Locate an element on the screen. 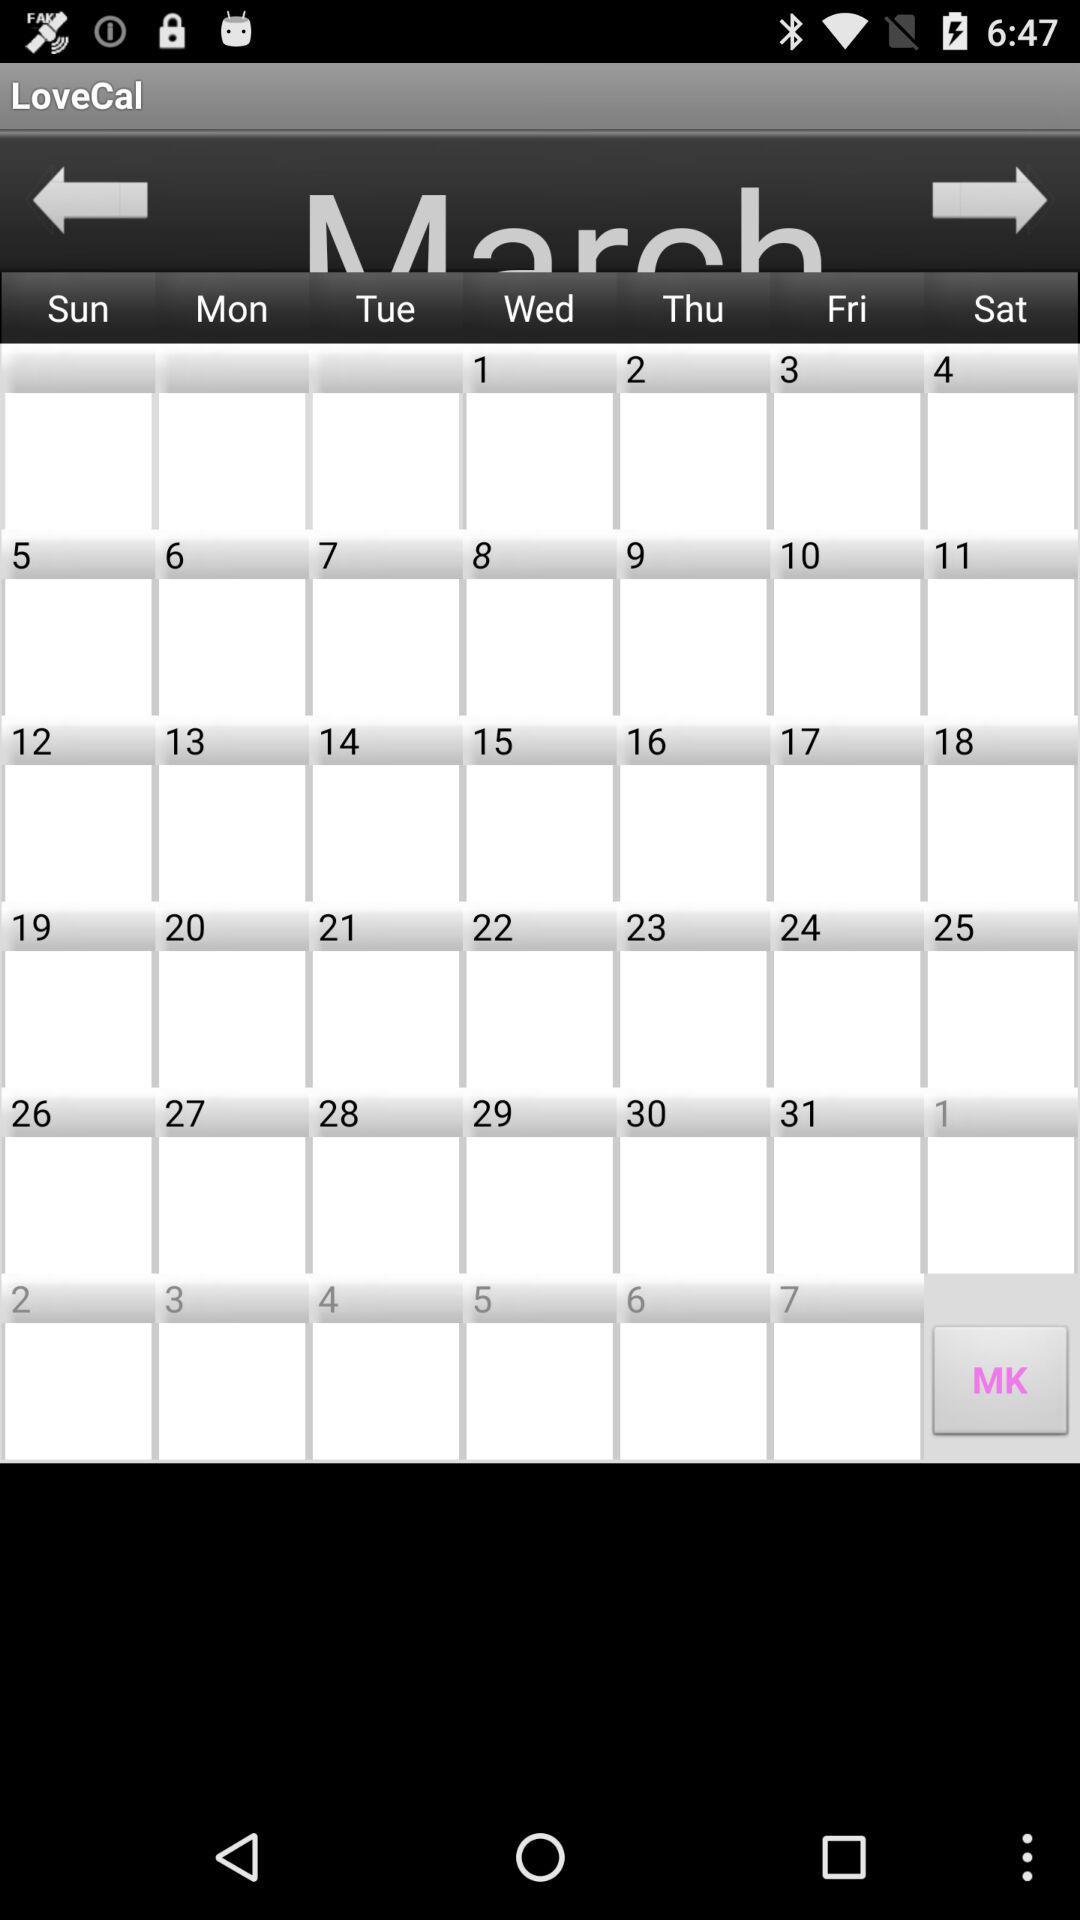 This screenshot has height=1920, width=1080. the minus icon is located at coordinates (538, 1089).